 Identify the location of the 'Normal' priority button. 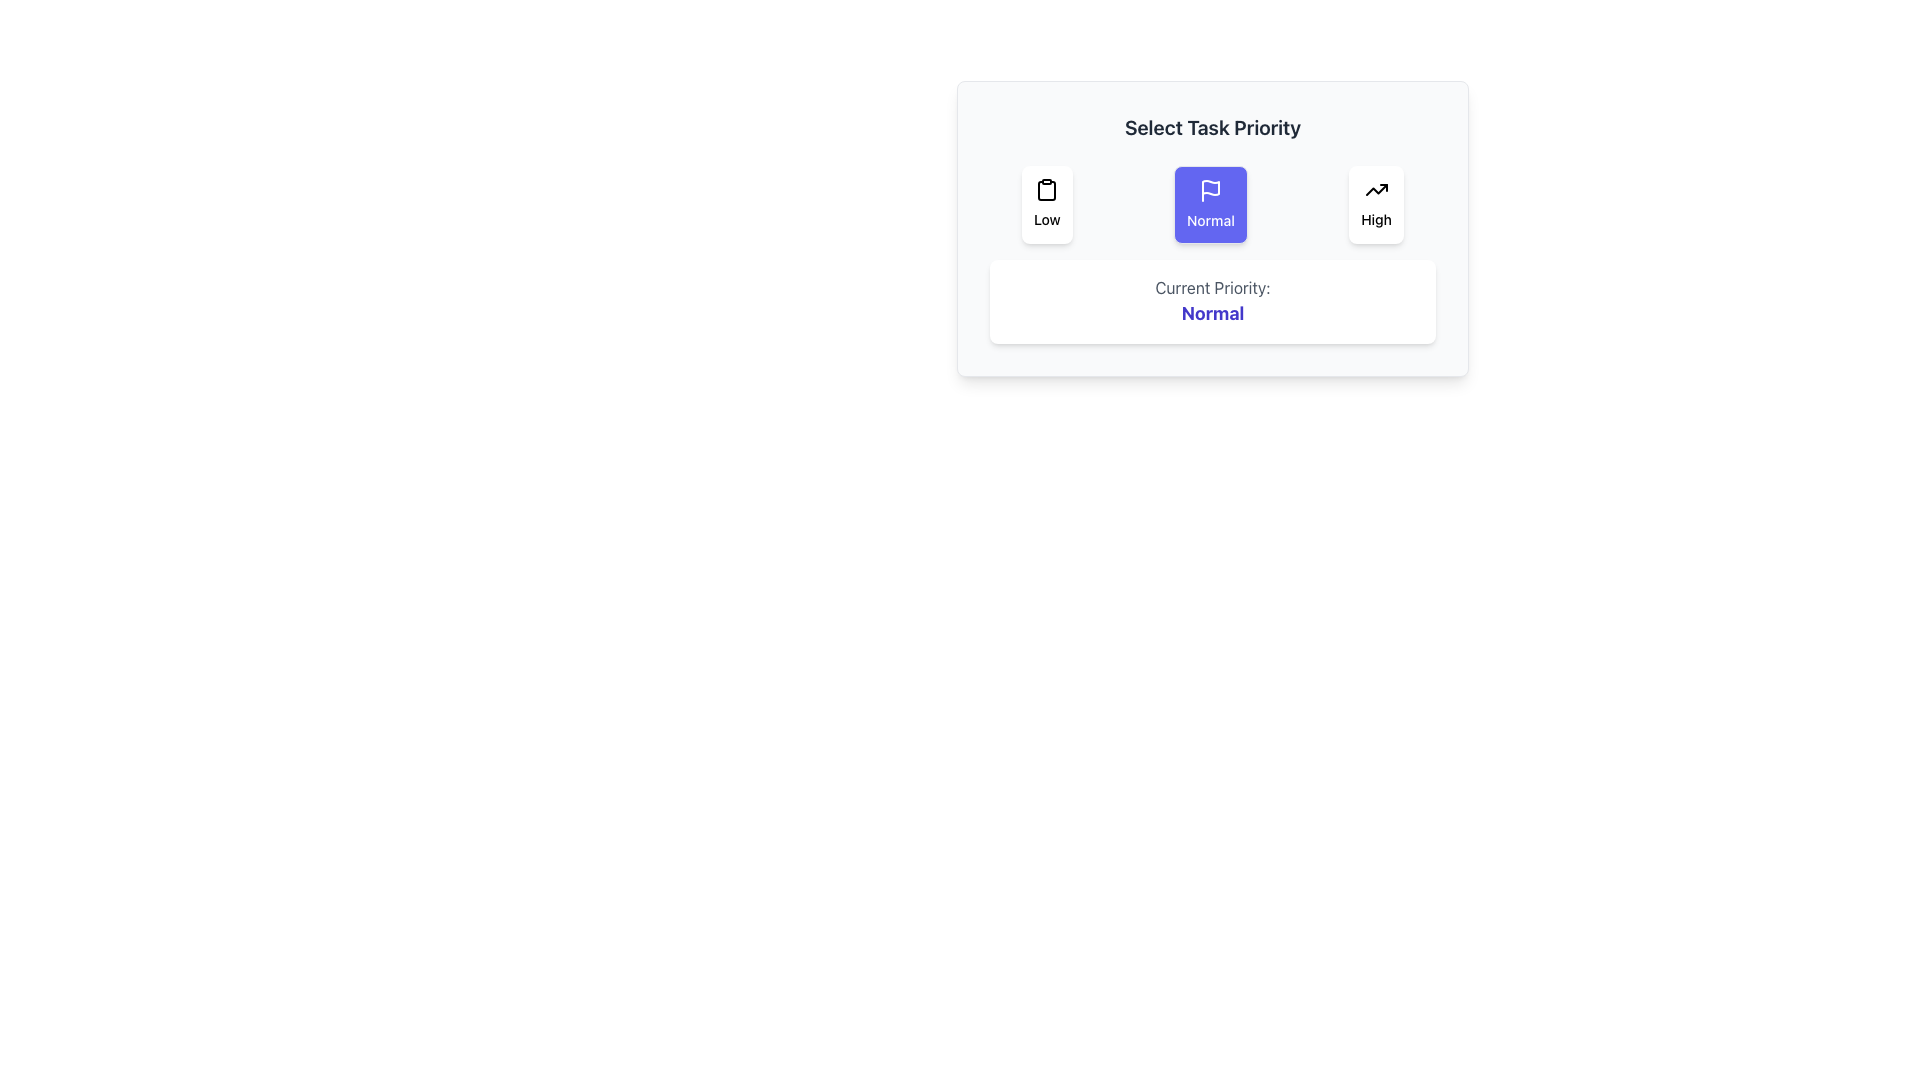
(1212, 227).